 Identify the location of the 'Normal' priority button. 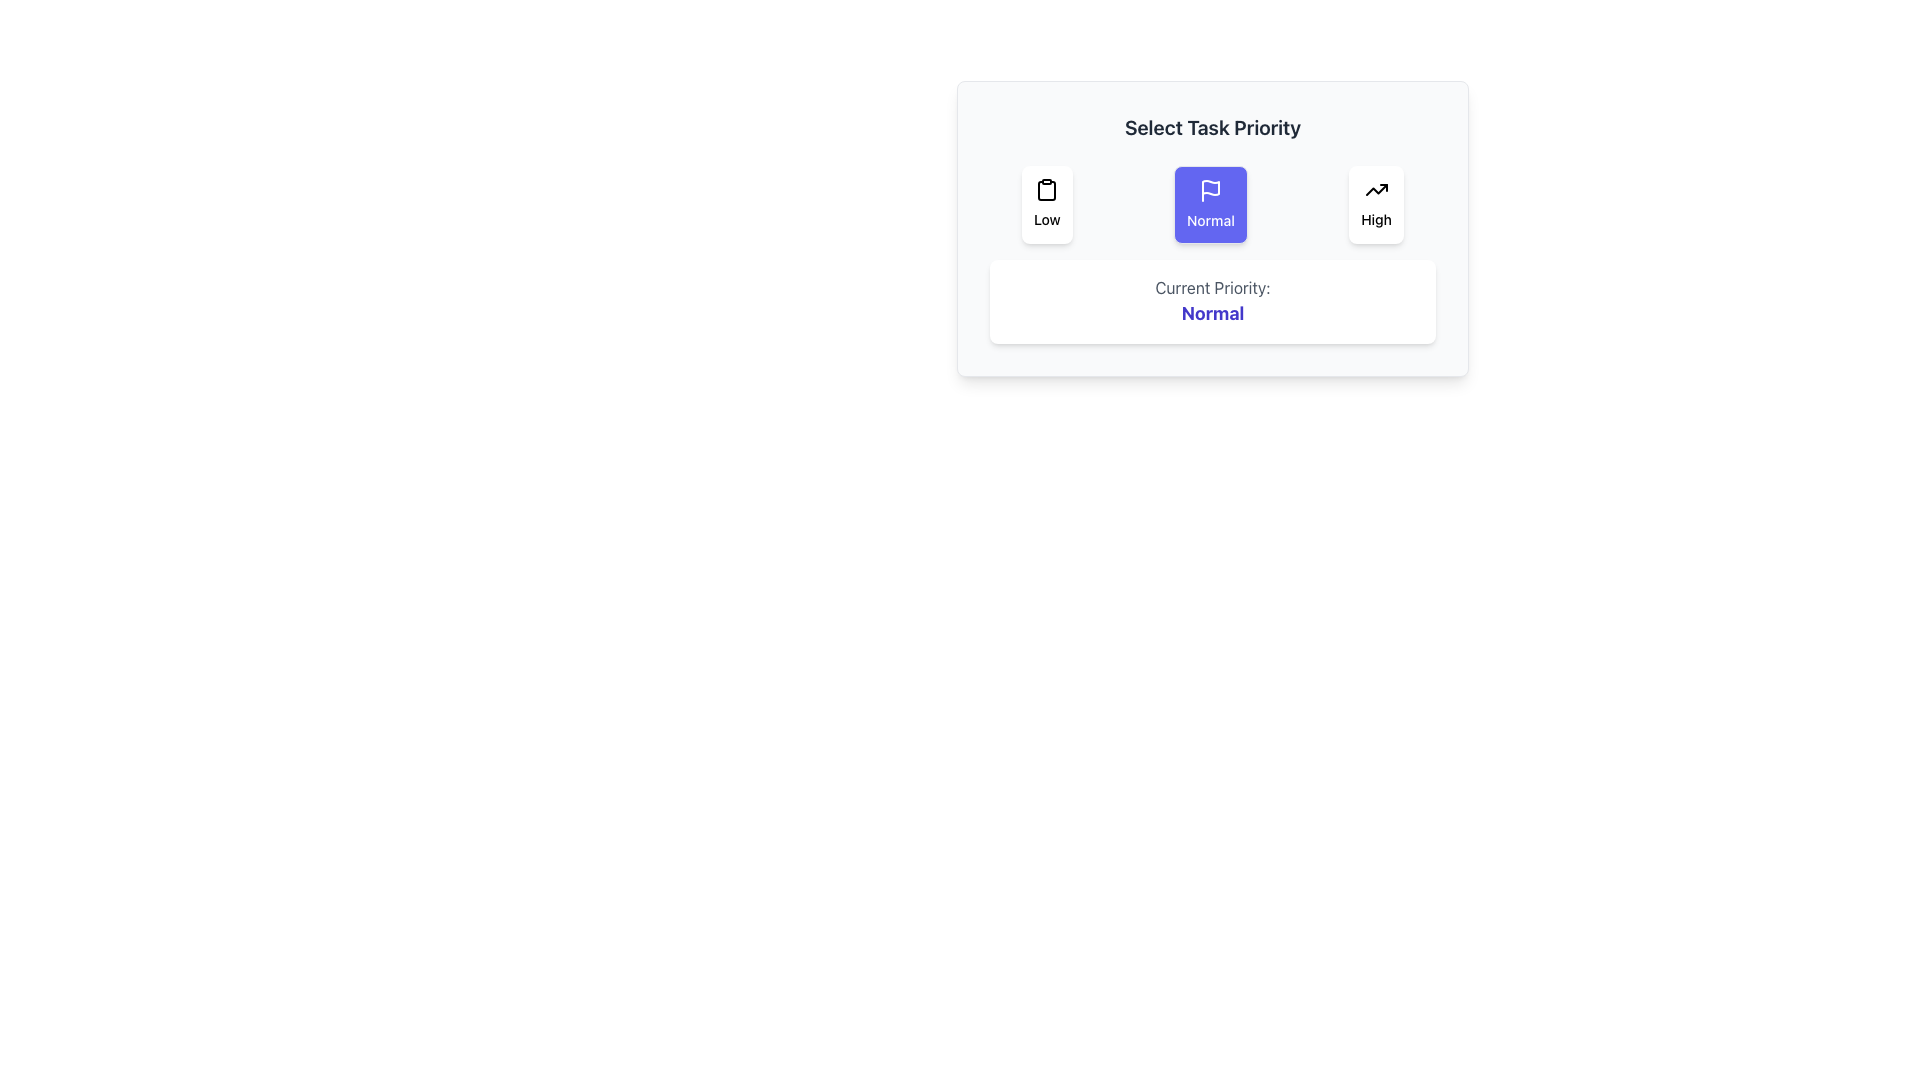
(1212, 227).